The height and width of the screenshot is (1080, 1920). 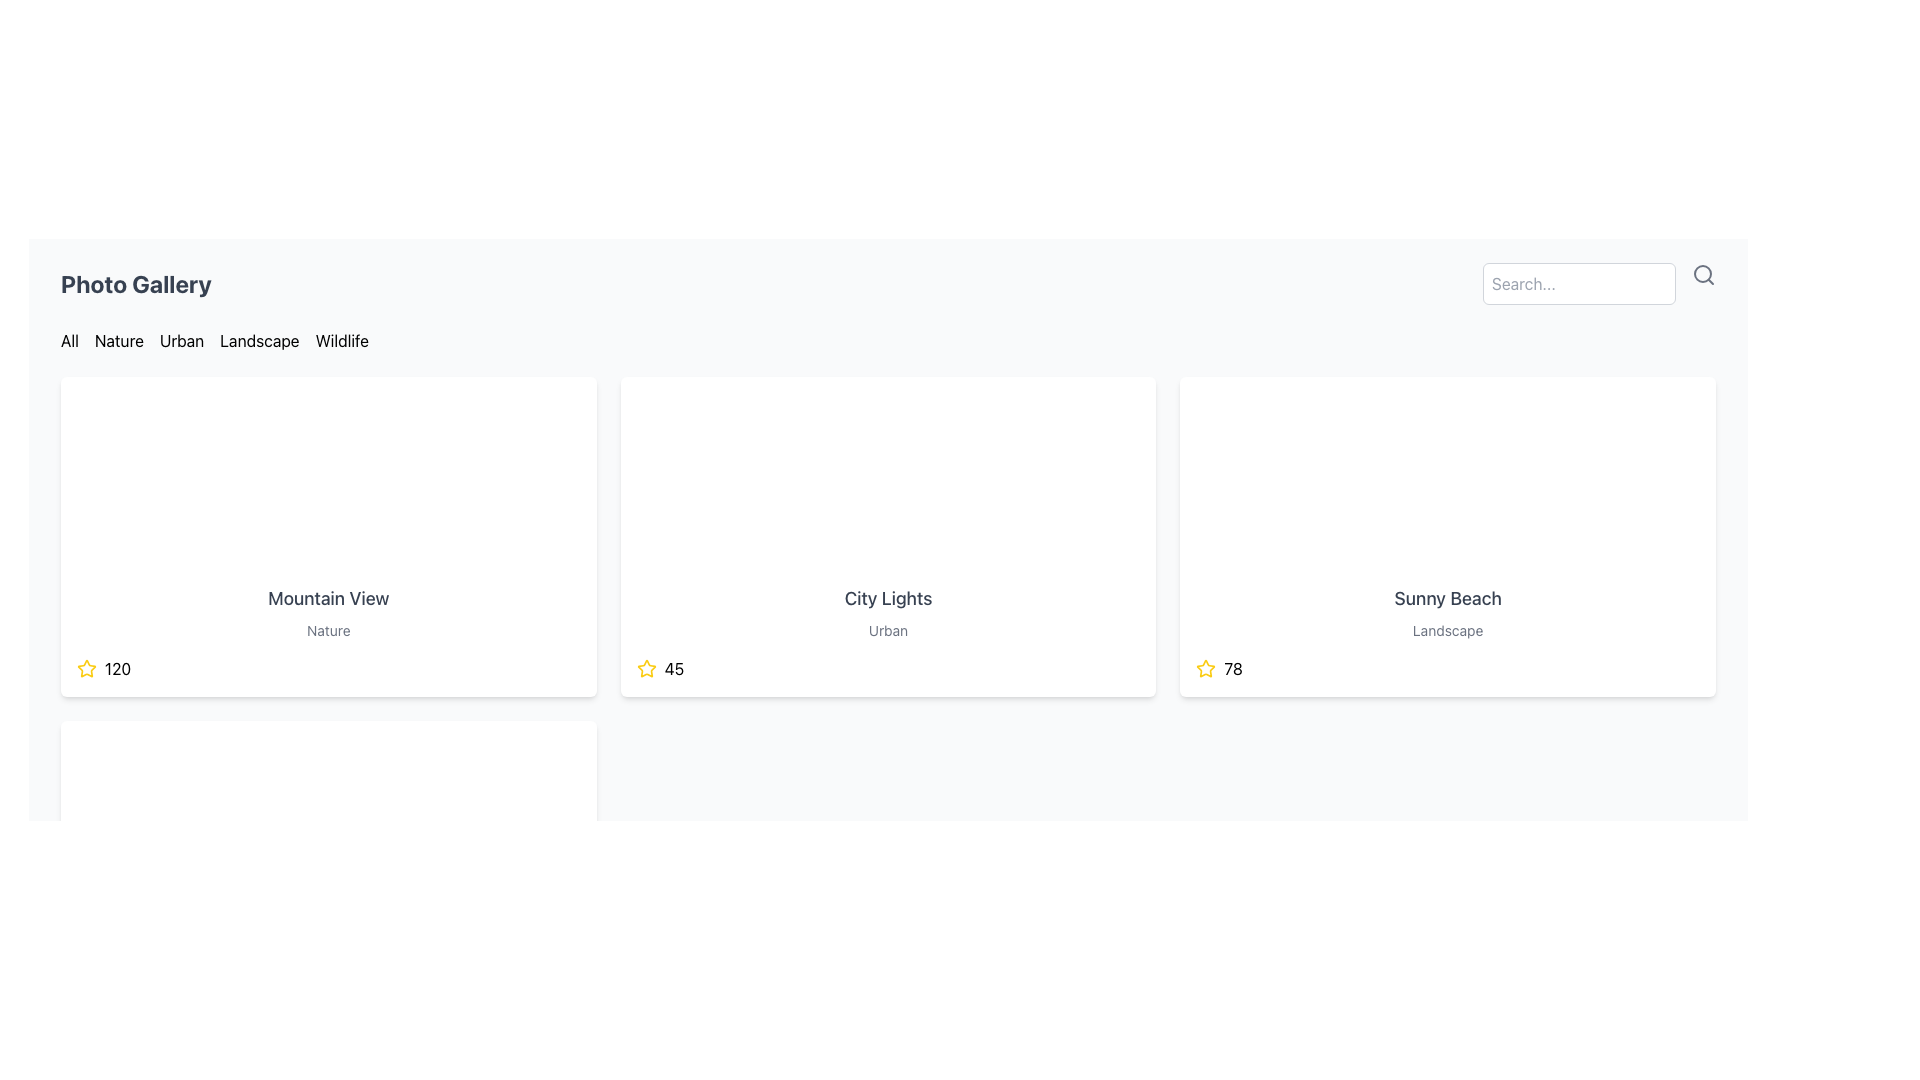 What do you see at coordinates (1448, 597) in the screenshot?
I see `the title text of the third card in the gallery layout, which describes the location or item` at bounding box center [1448, 597].